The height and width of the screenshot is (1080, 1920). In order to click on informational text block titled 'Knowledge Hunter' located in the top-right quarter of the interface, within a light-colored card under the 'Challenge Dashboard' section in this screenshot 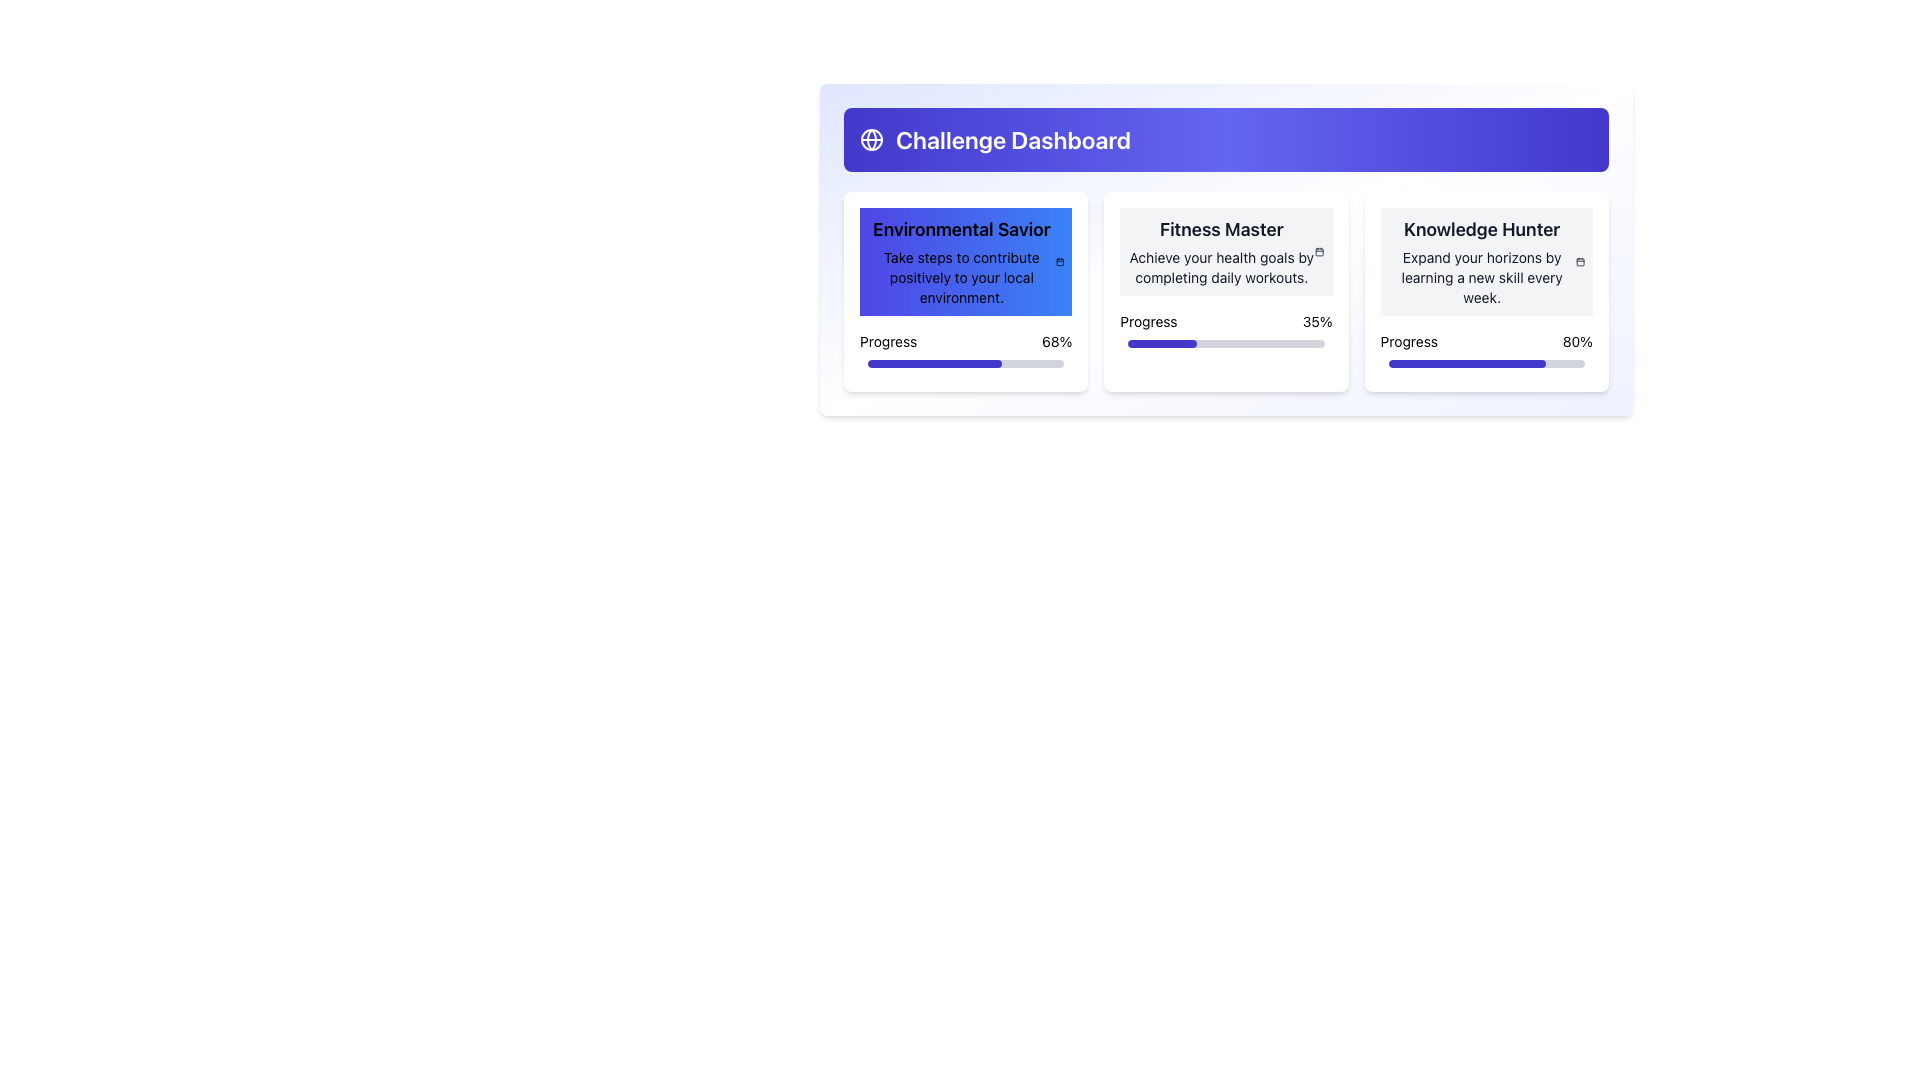, I will do `click(1482, 261)`.